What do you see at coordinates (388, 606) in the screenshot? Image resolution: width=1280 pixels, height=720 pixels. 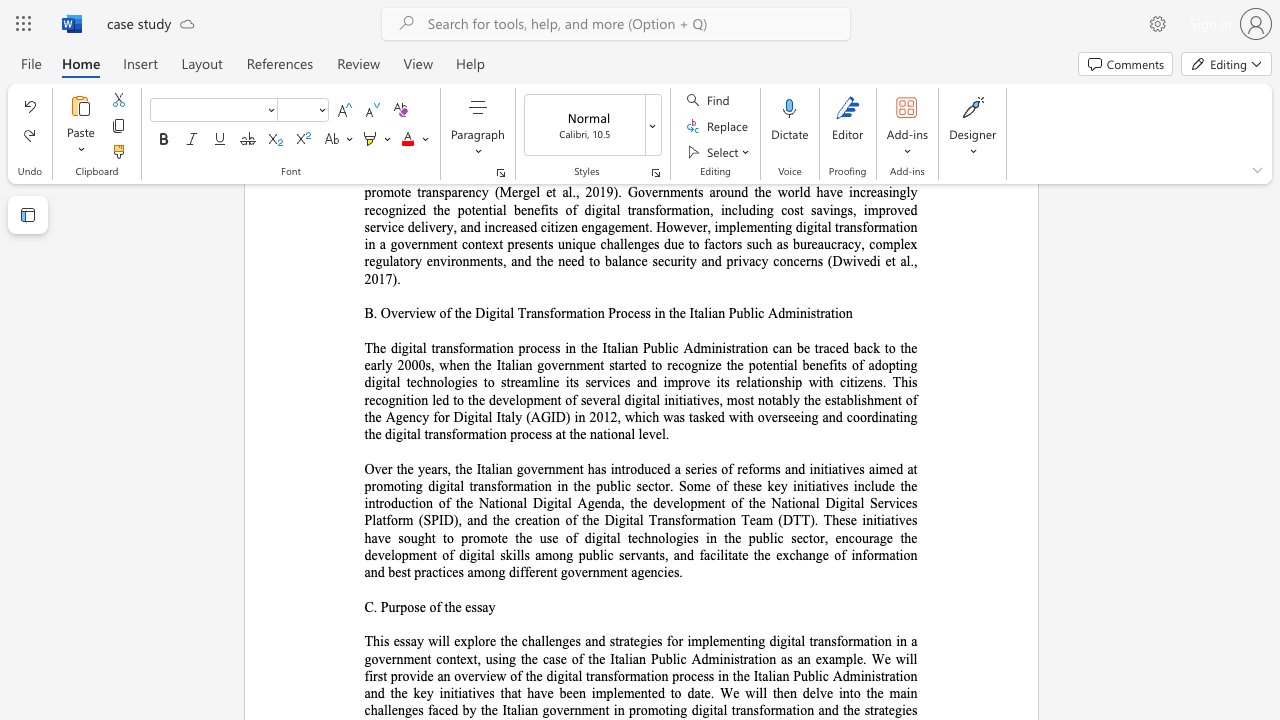 I see `the space between the continuous character "P" and "u" in the text` at bounding box center [388, 606].